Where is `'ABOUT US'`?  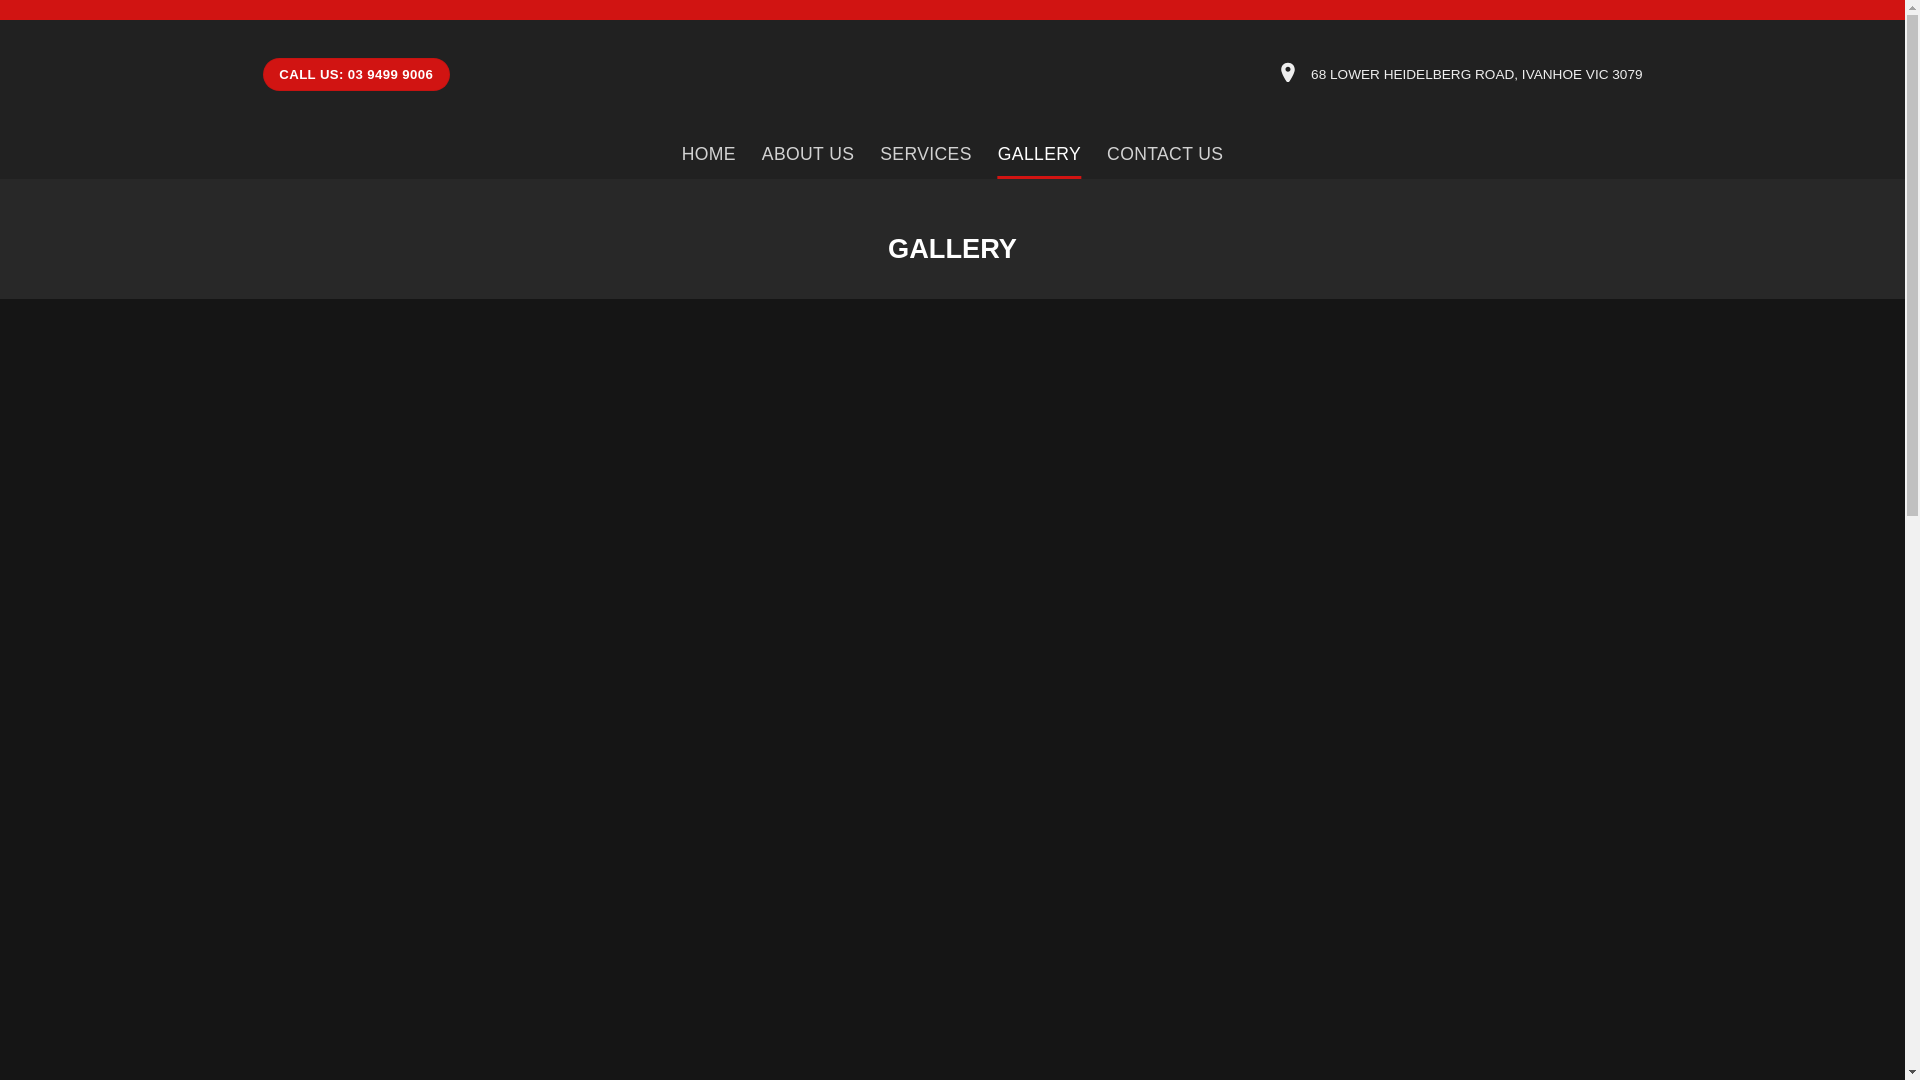 'ABOUT US' is located at coordinates (807, 153).